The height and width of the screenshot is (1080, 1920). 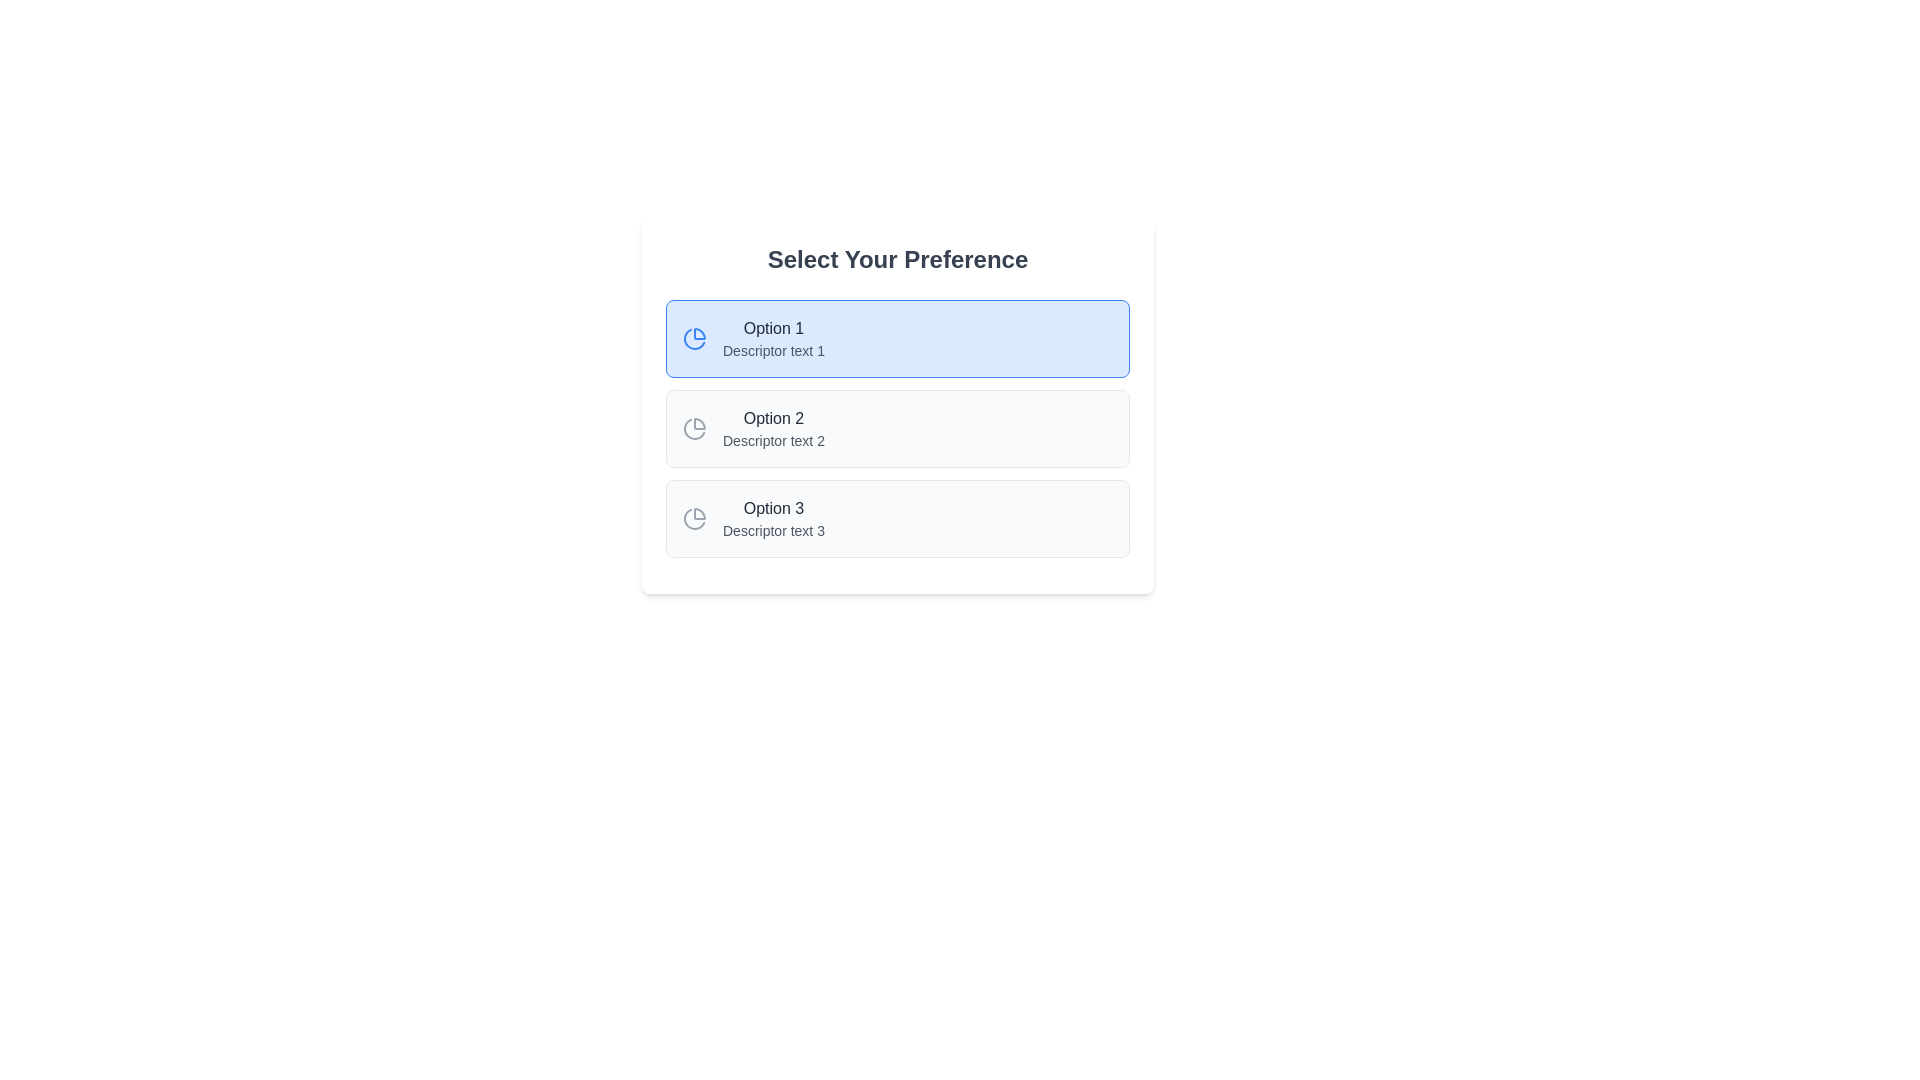 What do you see at coordinates (896, 518) in the screenshot?
I see `the radio button option labeled 'Option 3'` at bounding box center [896, 518].